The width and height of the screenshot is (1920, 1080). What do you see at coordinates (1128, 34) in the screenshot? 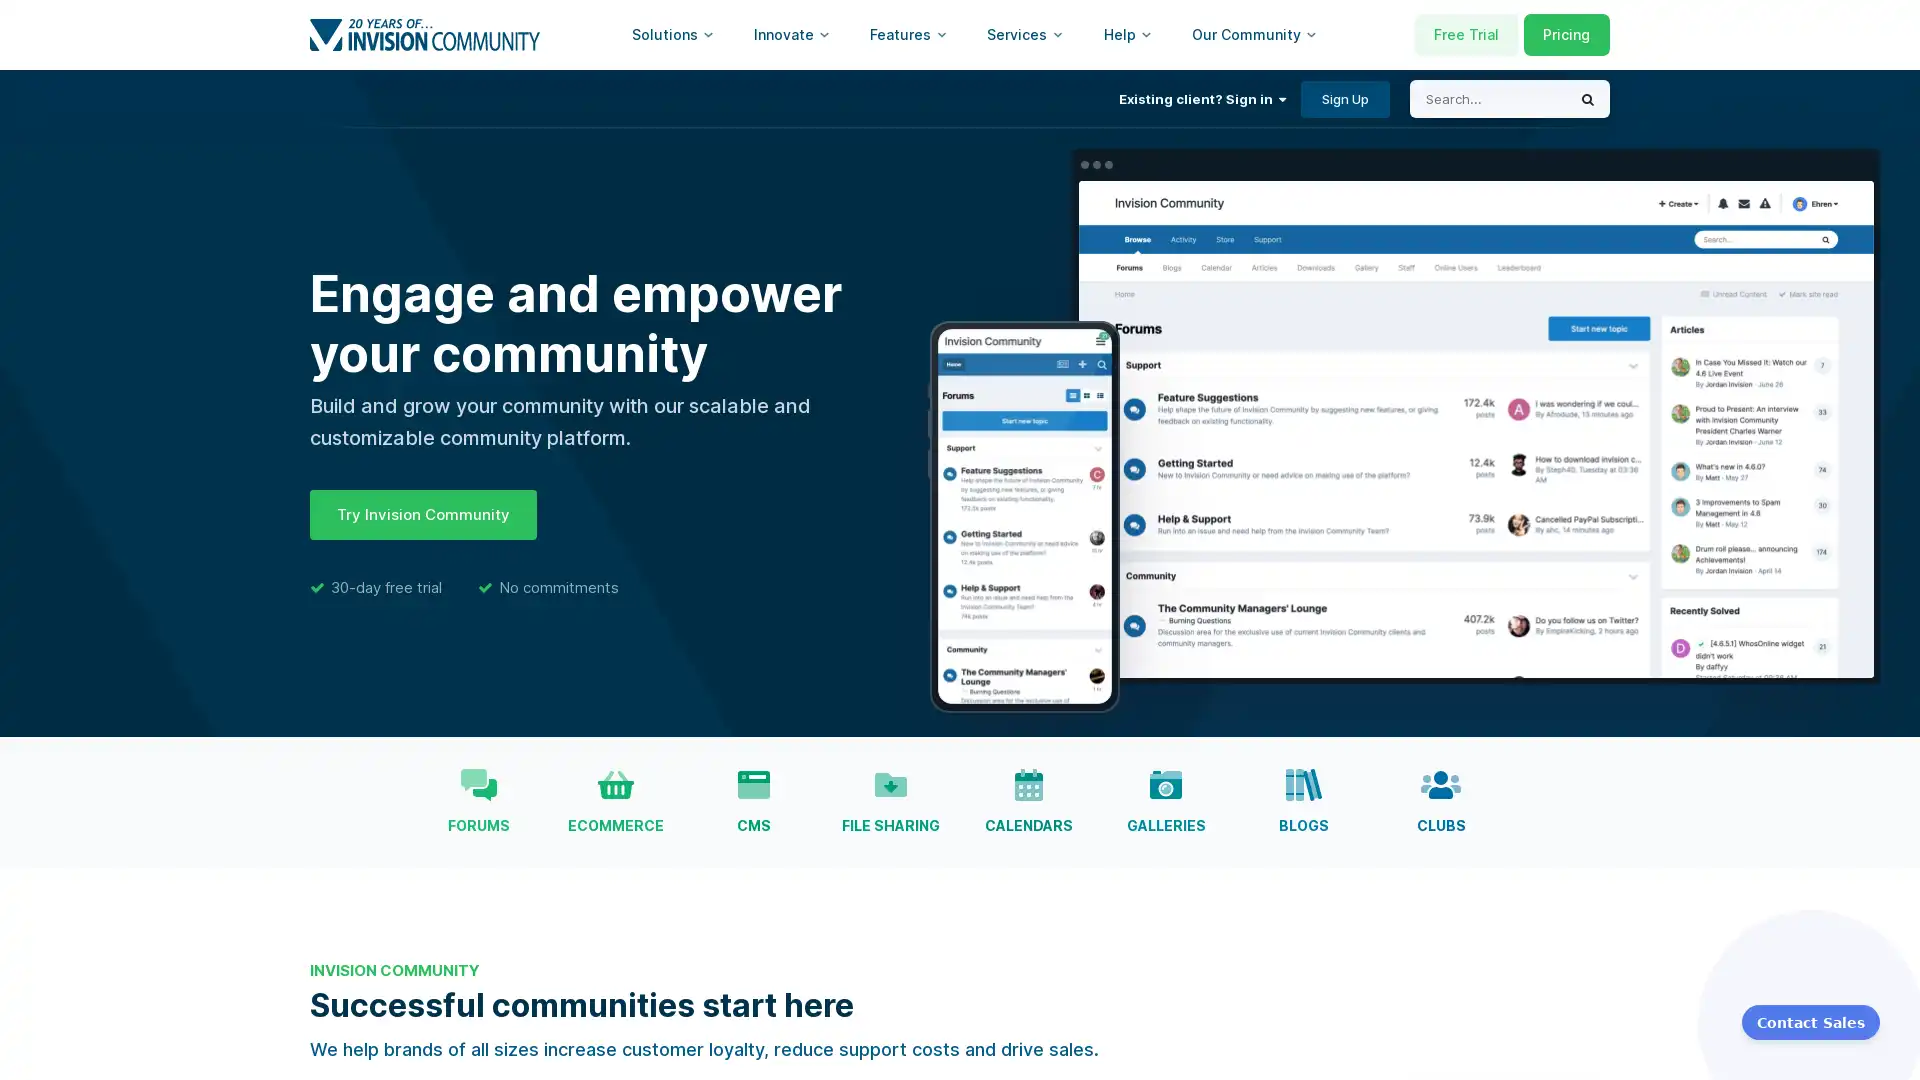
I see `Help` at bounding box center [1128, 34].